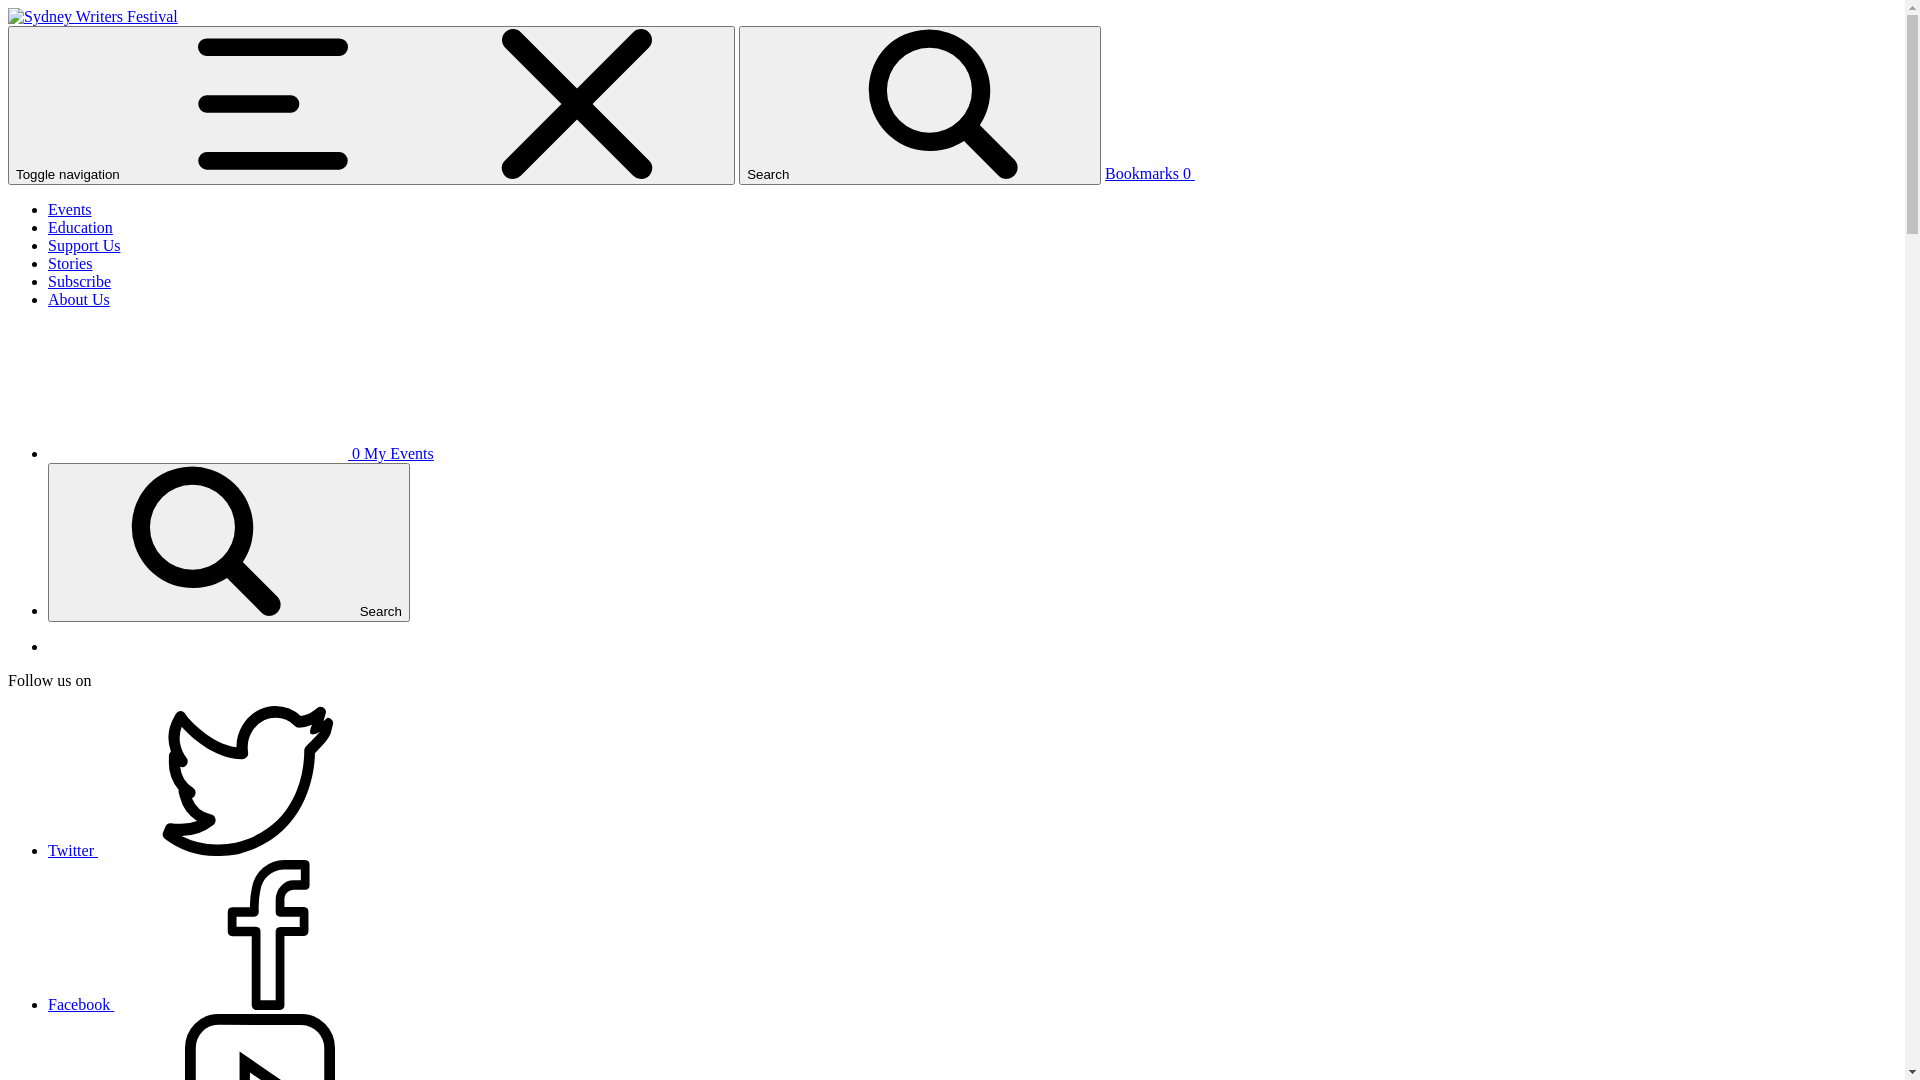 Image resolution: width=1920 pixels, height=1080 pixels. Describe the element at coordinates (82, 244) in the screenshot. I see `'Support Us'` at that location.